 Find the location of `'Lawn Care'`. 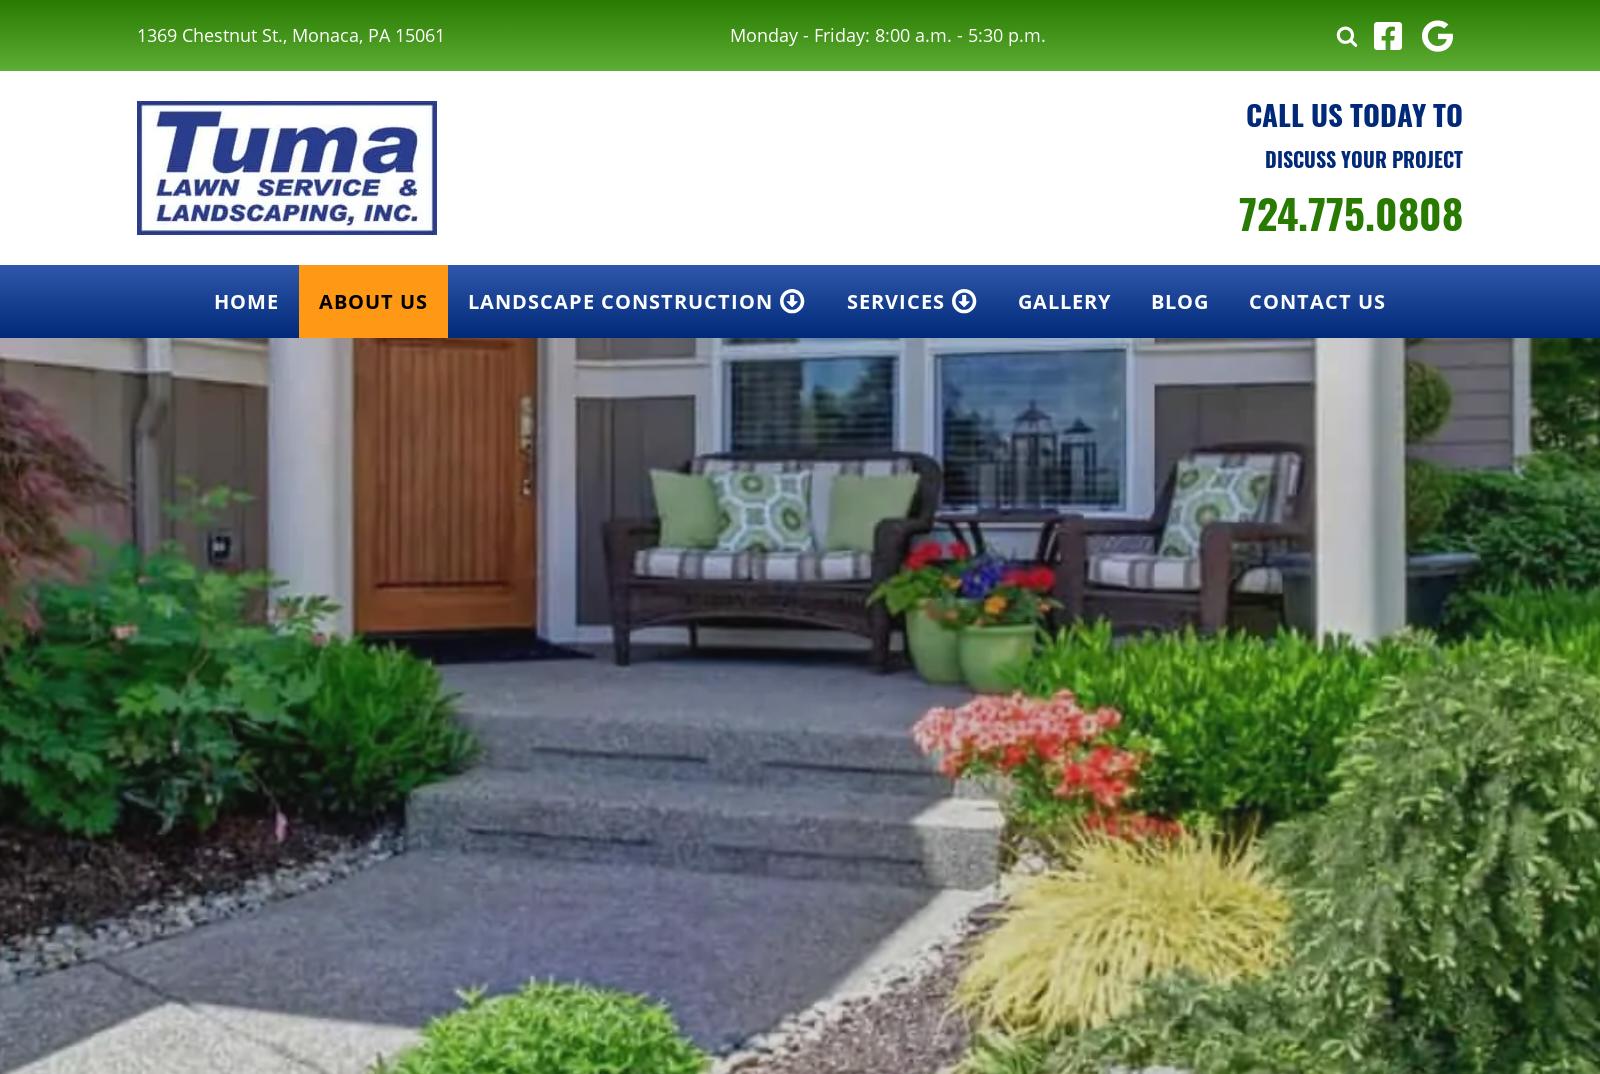

'Lawn Care' is located at coordinates (907, 444).